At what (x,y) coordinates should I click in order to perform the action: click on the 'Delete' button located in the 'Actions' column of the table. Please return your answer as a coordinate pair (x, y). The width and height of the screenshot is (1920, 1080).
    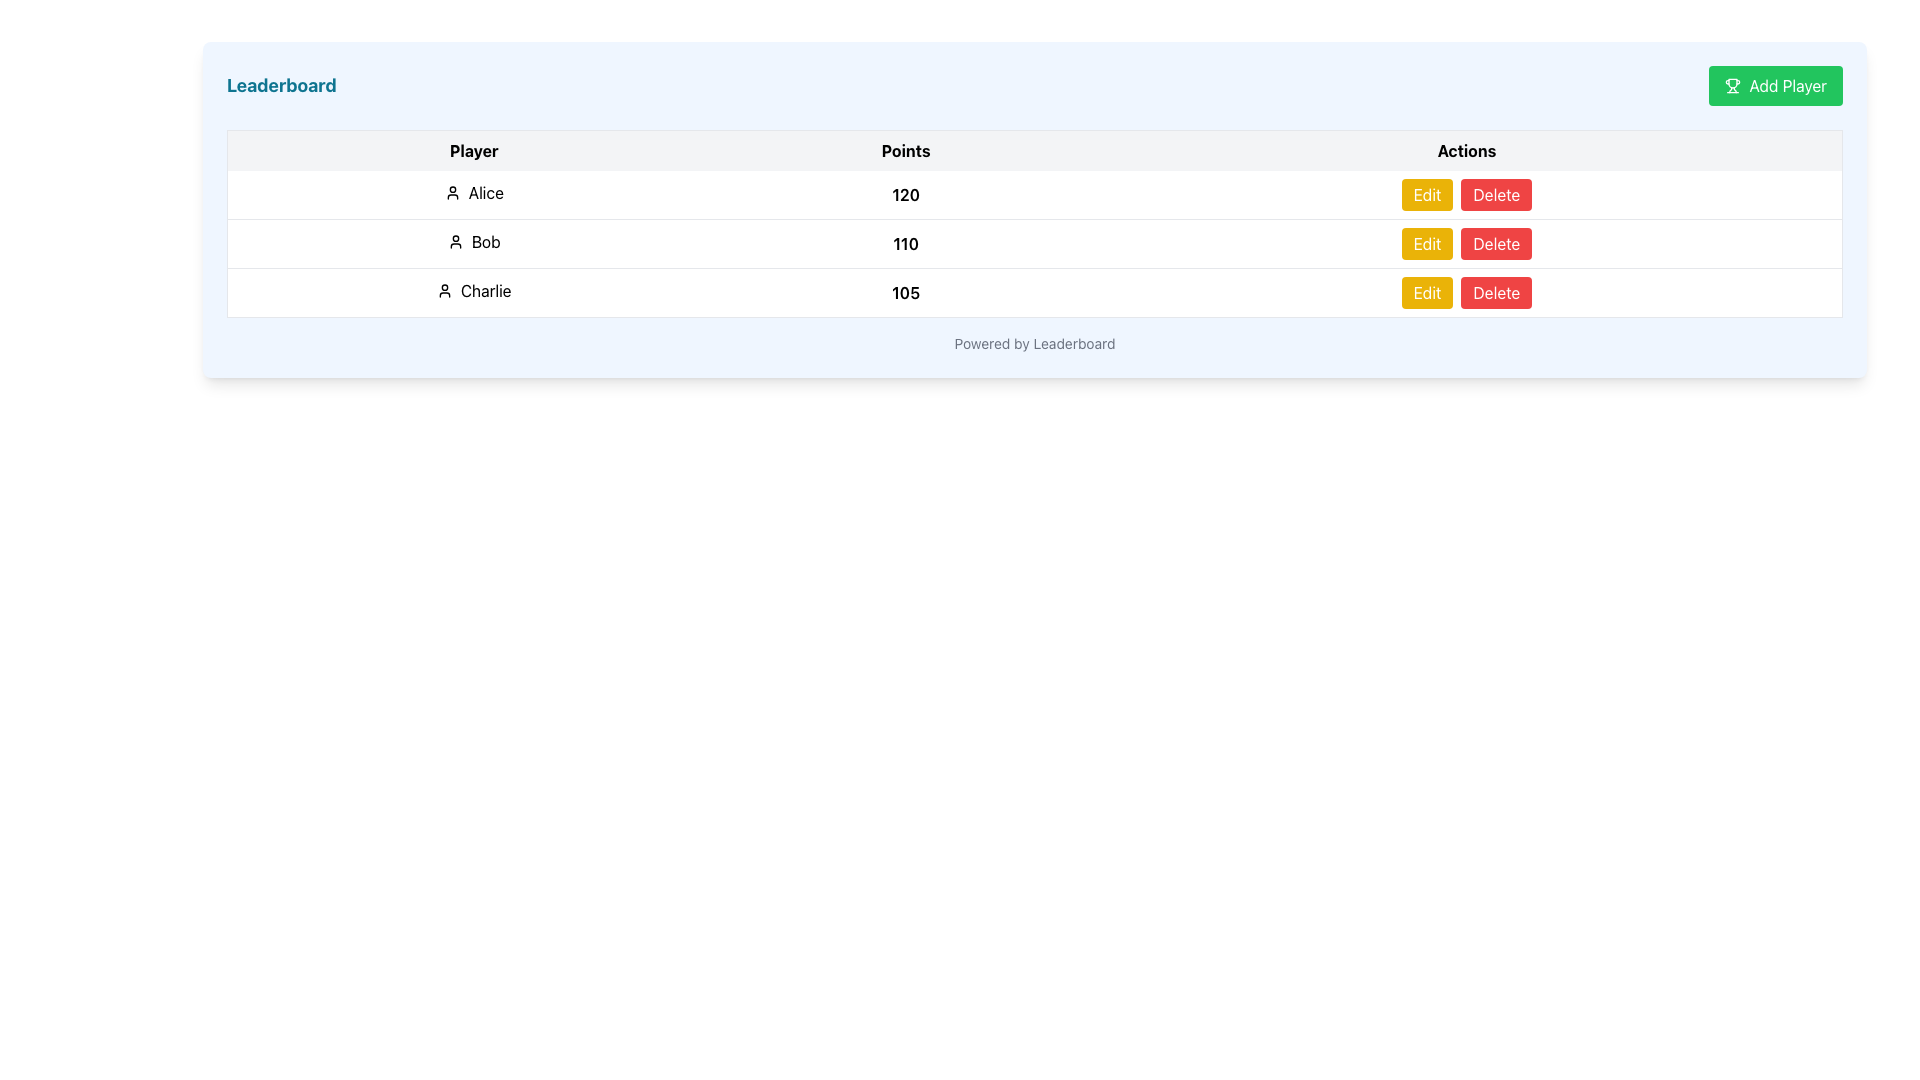
    Looking at the image, I should click on (1496, 242).